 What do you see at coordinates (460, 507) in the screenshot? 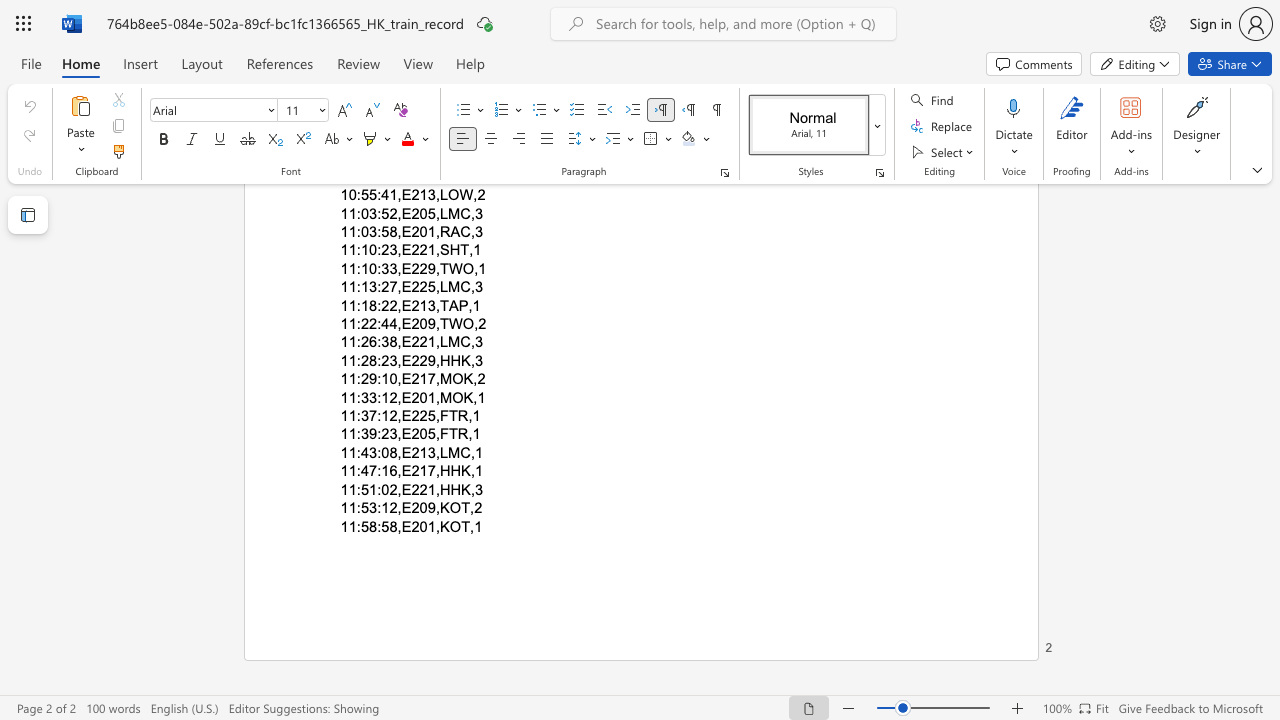
I see `the subset text "T,2" within the text "11:53:12,E209,KOT,2"` at bounding box center [460, 507].